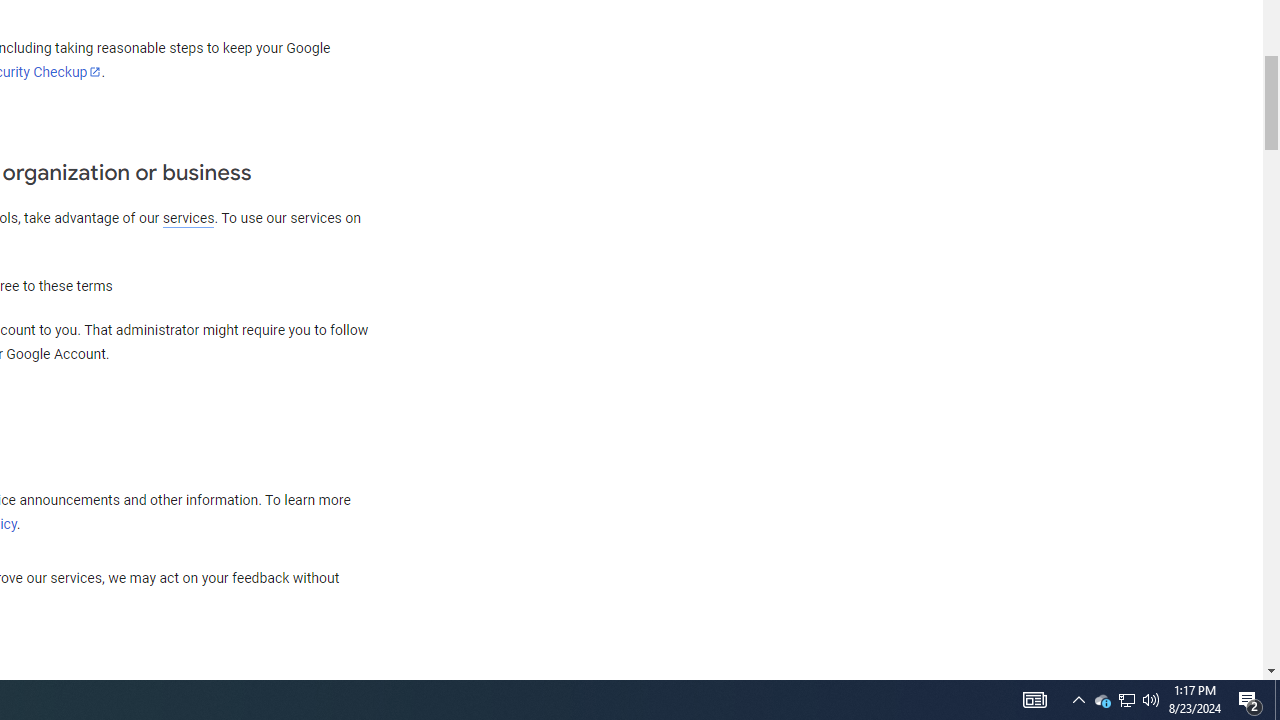  What do you see at coordinates (188, 218) in the screenshot?
I see `'services'` at bounding box center [188, 218].